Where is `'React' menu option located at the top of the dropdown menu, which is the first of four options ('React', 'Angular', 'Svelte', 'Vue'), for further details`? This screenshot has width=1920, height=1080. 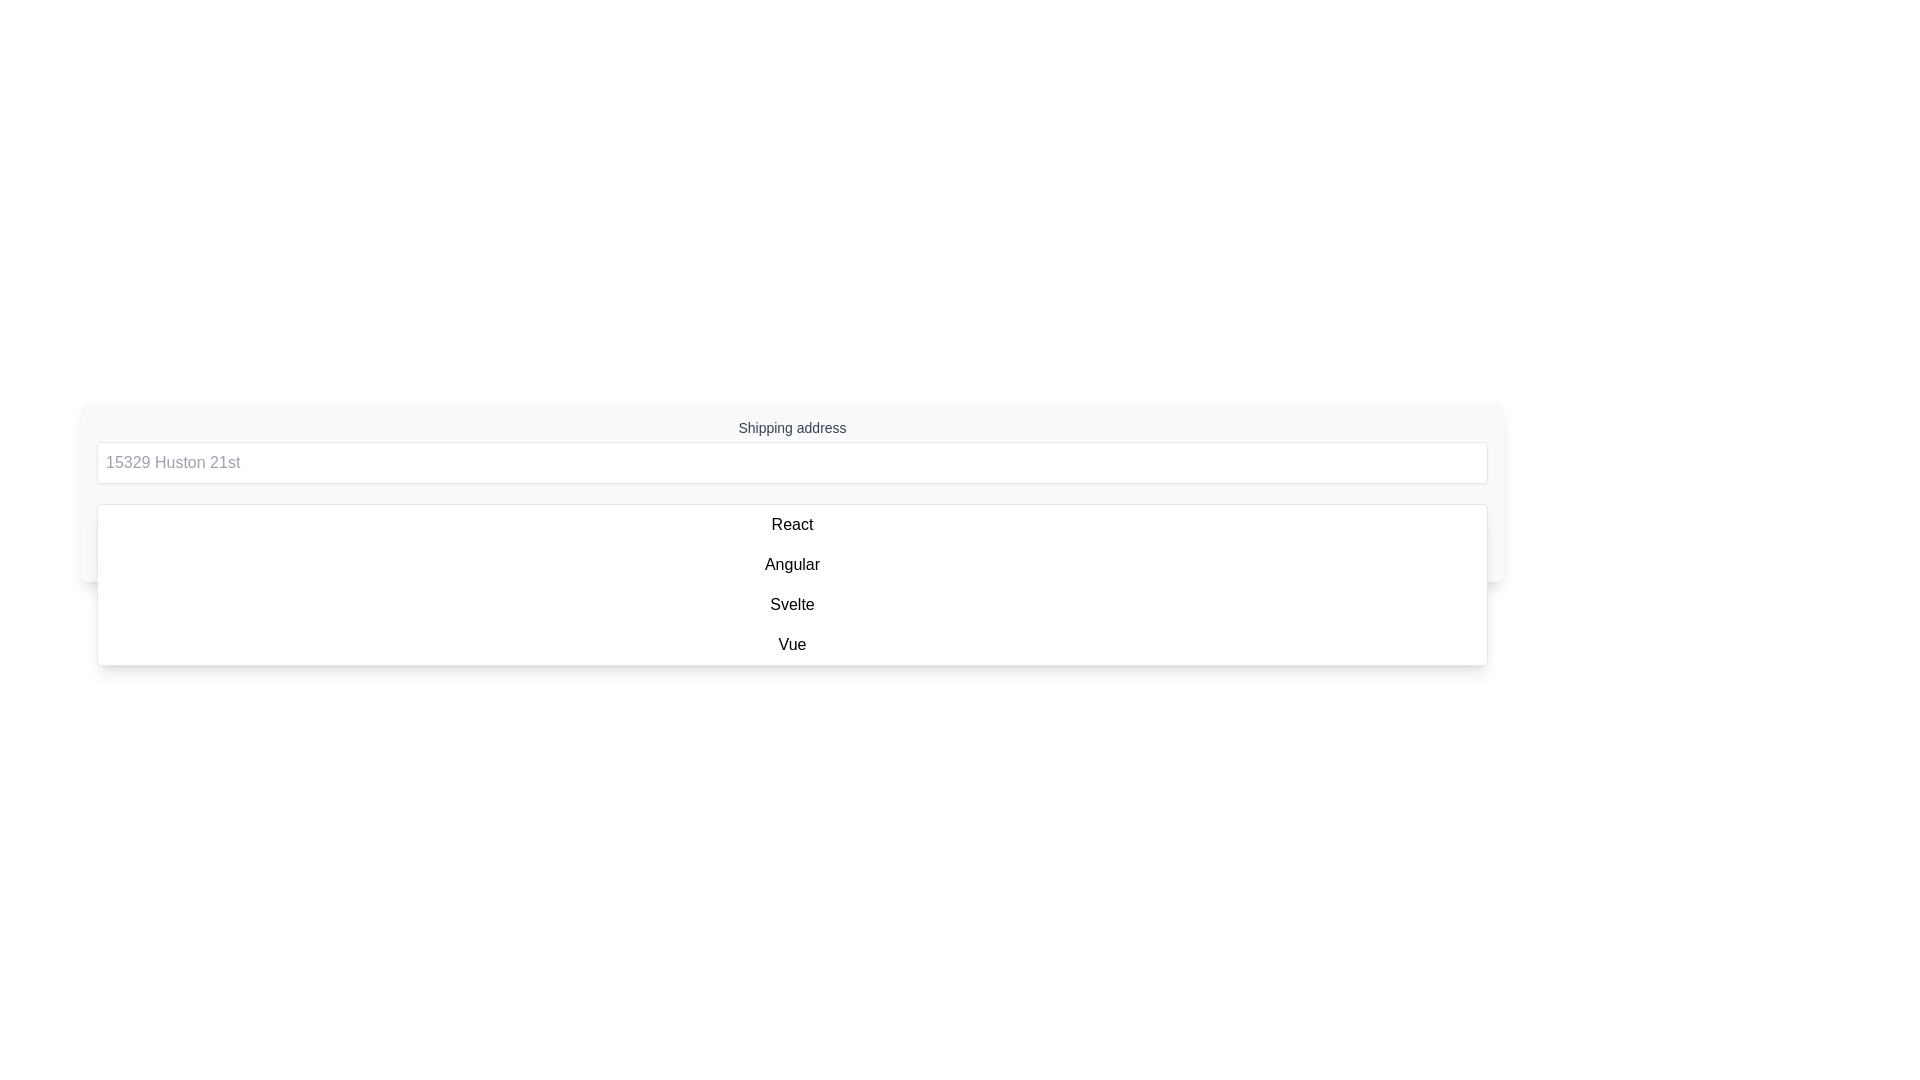 'React' menu option located at the top of the dropdown menu, which is the first of four options ('React', 'Angular', 'Svelte', 'Vue'), for further details is located at coordinates (791, 523).